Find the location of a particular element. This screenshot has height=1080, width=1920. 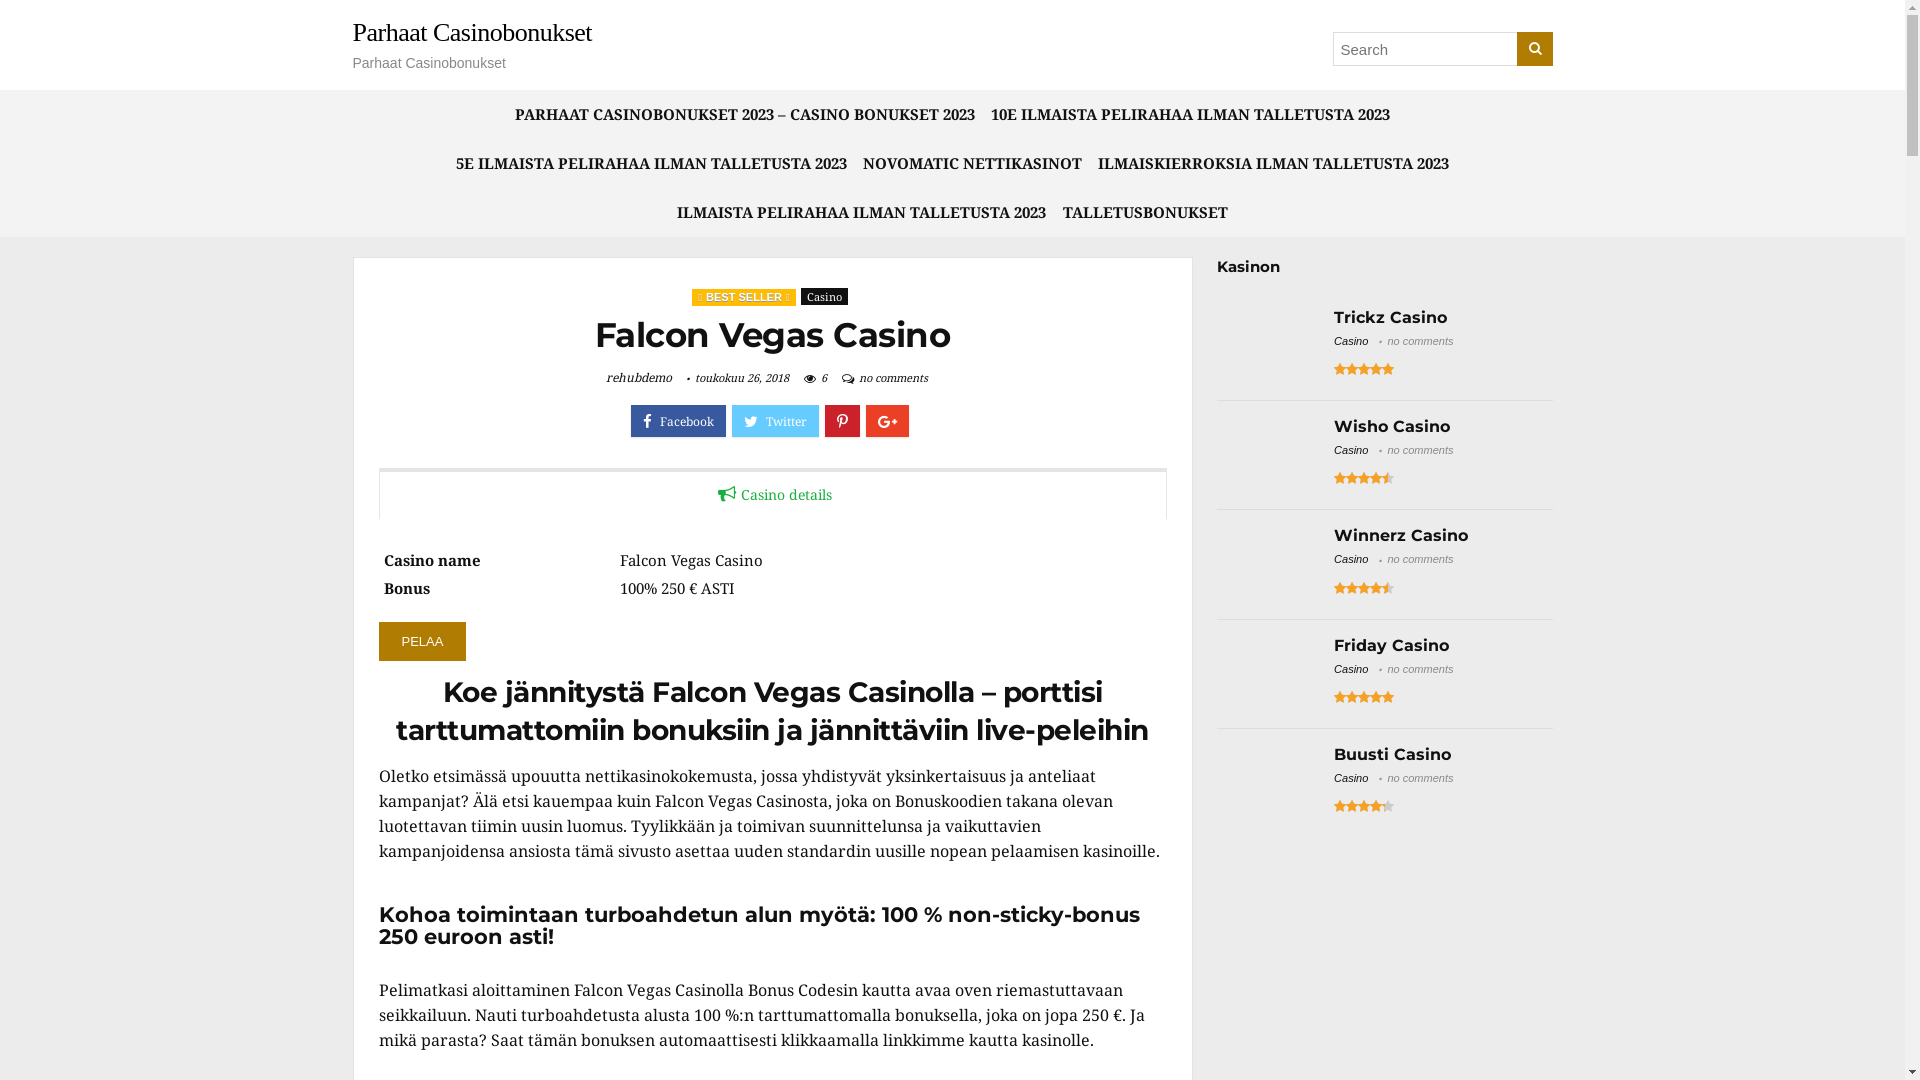

'5E ILMAISTA PELIRAHAA ILMAN TALLETUSTA 2023' is located at coordinates (651, 162).